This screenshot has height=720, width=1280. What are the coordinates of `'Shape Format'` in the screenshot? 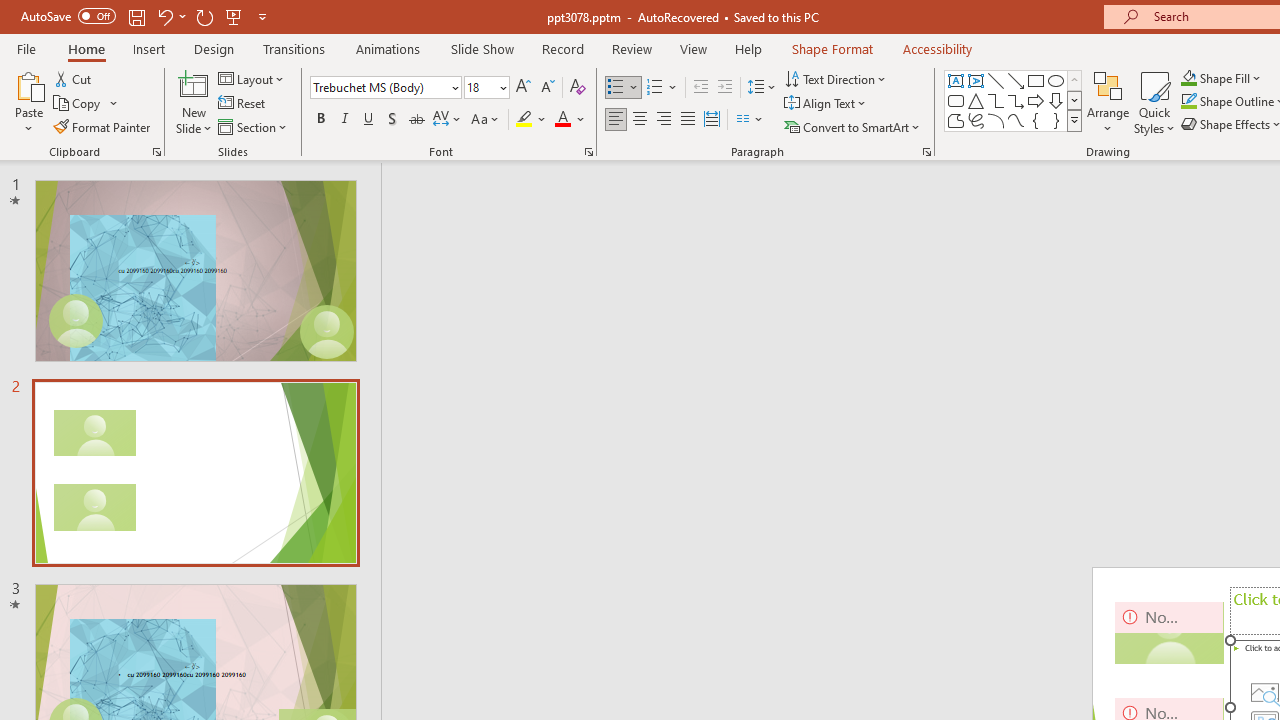 It's located at (832, 48).